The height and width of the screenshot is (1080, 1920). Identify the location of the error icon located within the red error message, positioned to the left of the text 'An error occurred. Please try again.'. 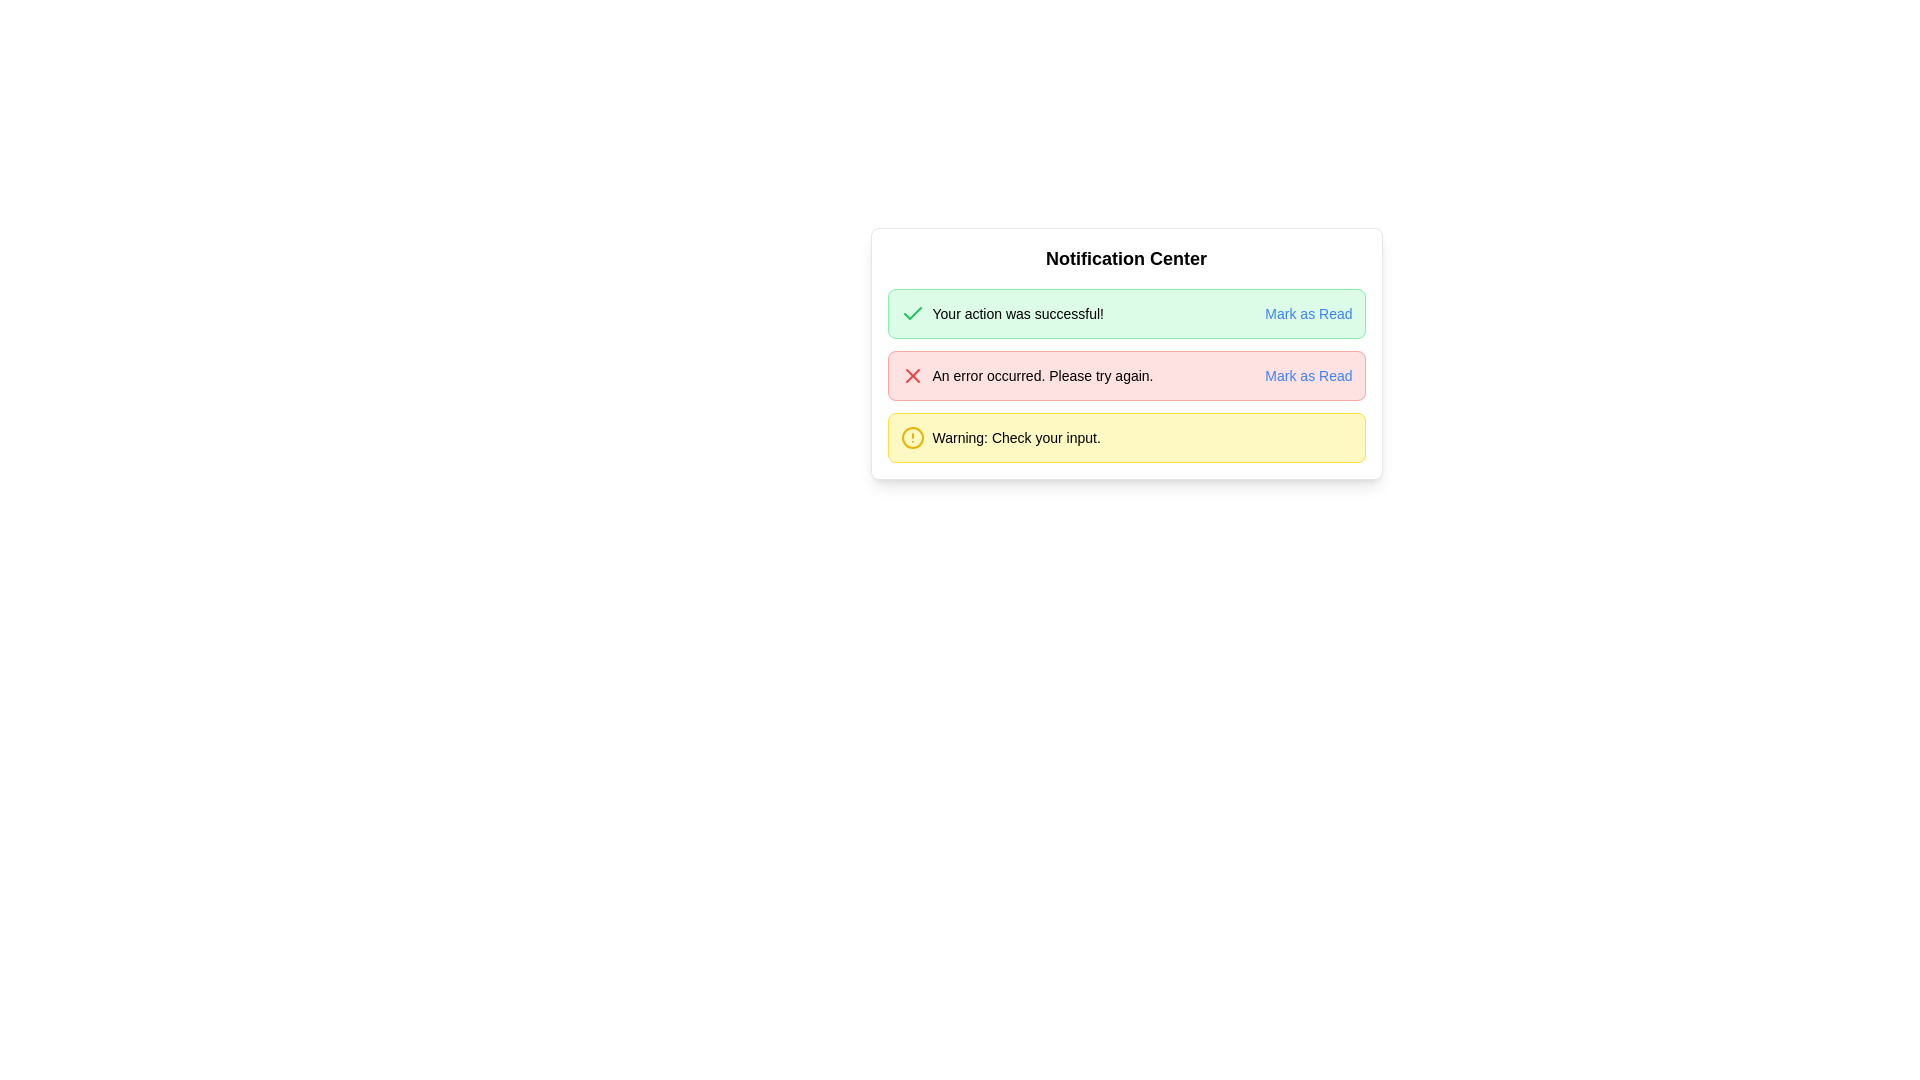
(911, 375).